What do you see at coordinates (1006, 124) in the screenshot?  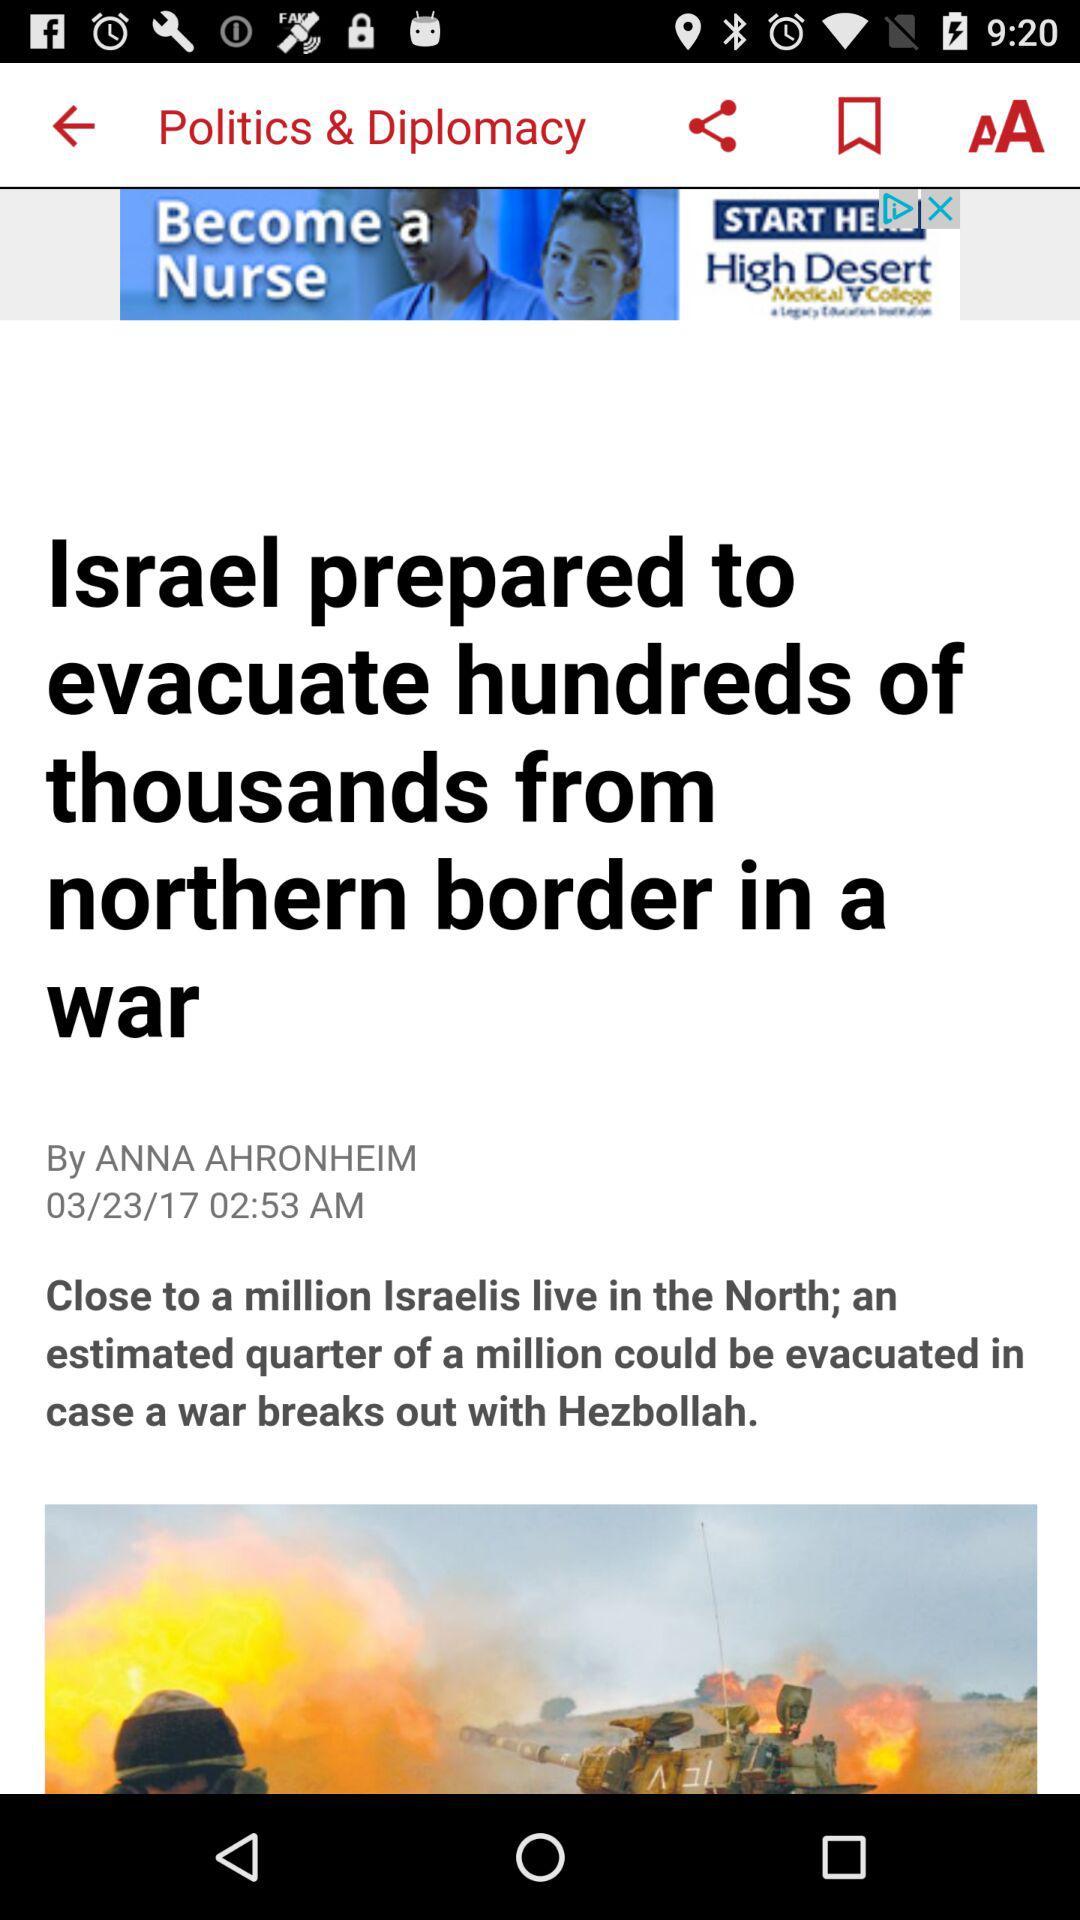 I see `font` at bounding box center [1006, 124].